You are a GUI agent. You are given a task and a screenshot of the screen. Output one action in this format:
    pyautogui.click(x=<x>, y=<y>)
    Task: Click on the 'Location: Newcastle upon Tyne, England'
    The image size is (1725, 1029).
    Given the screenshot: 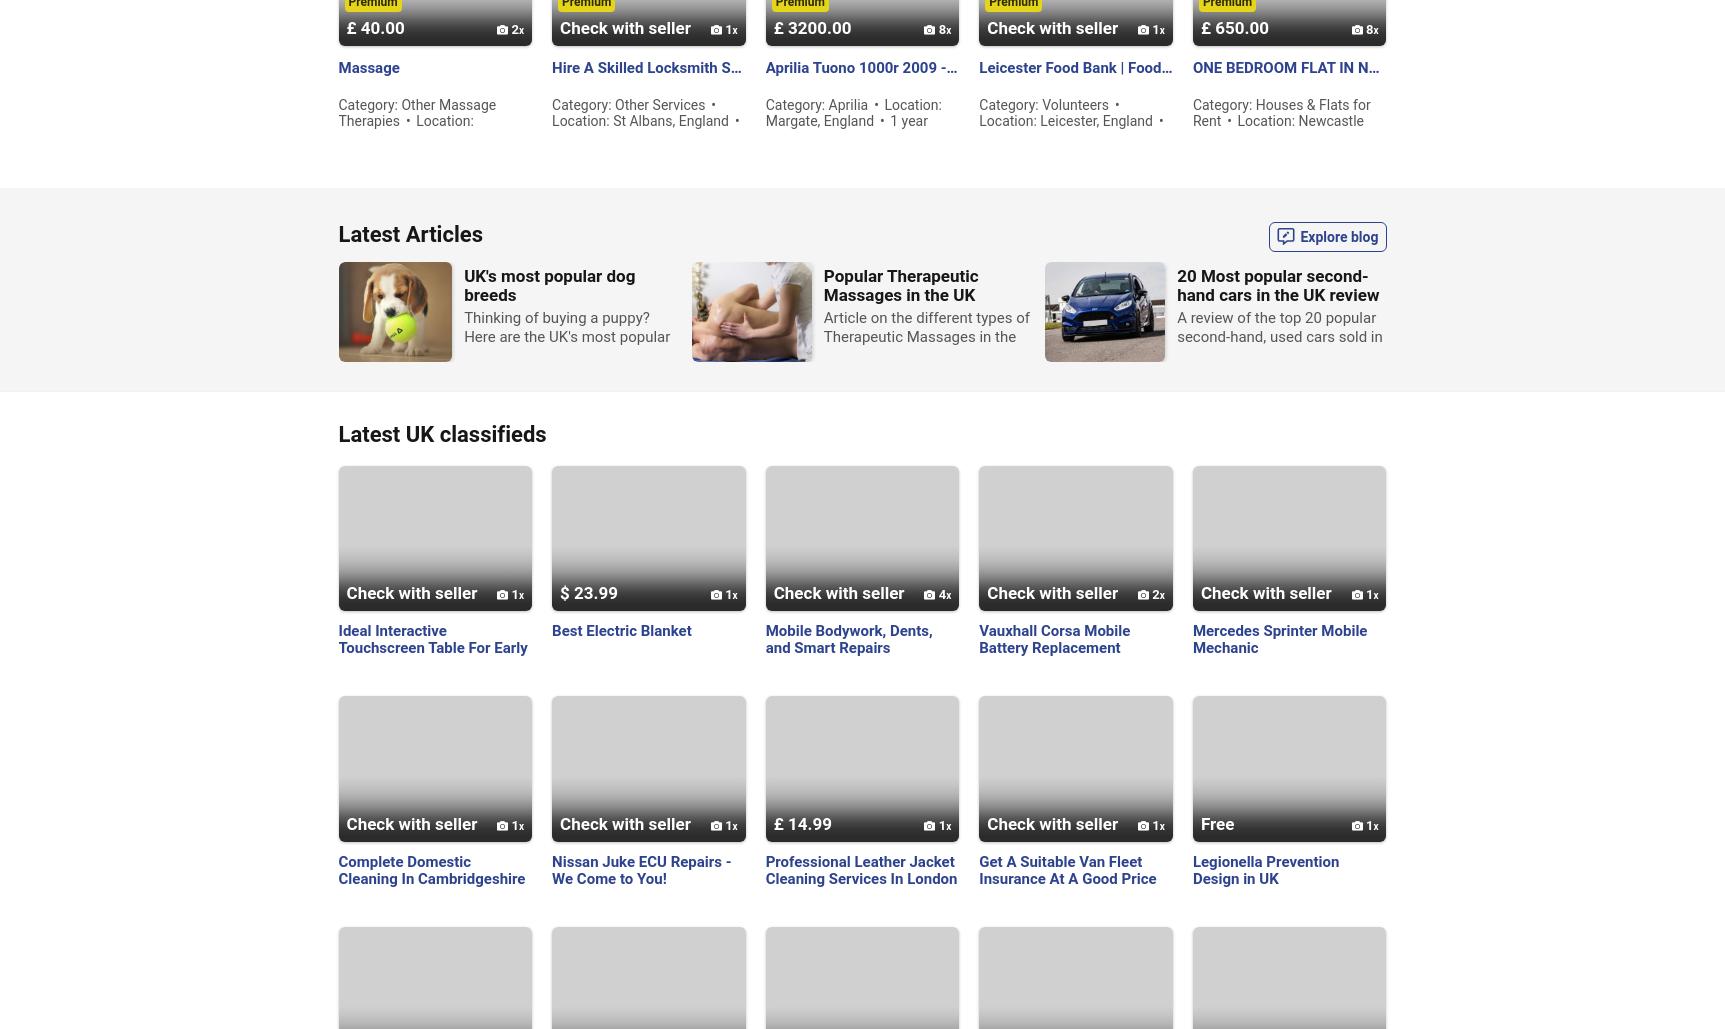 What is the action you would take?
    pyautogui.click(x=1278, y=129)
    